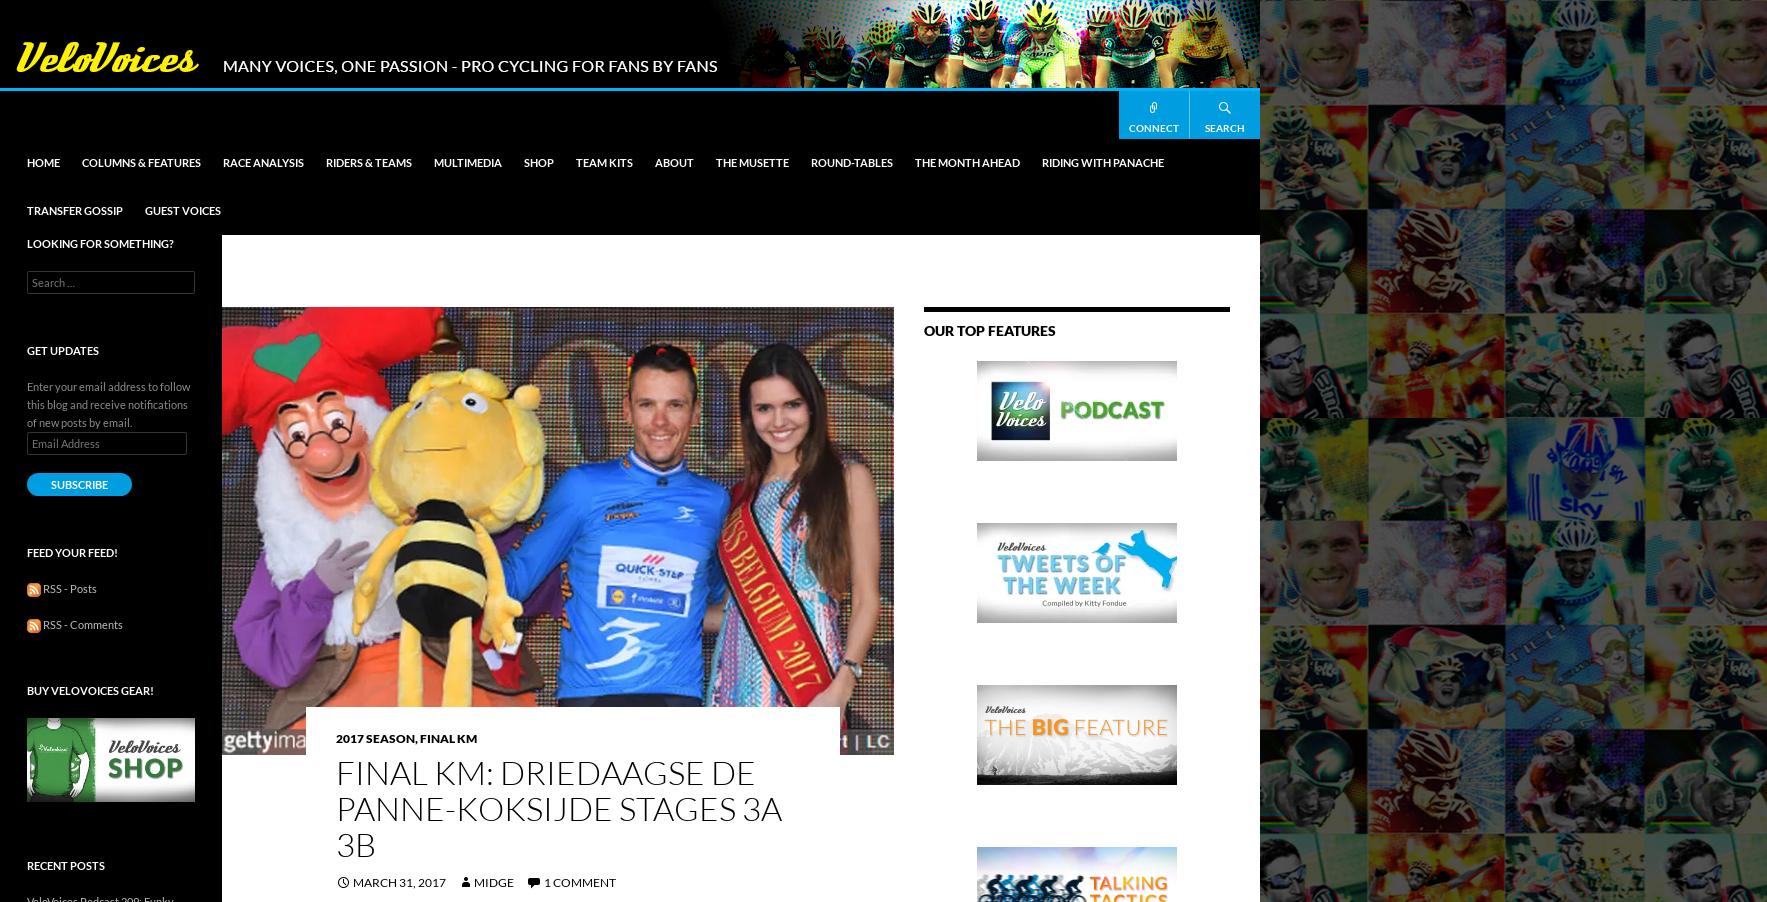 The image size is (1767, 902). I want to click on 'RSS - Posts', so click(67, 588).